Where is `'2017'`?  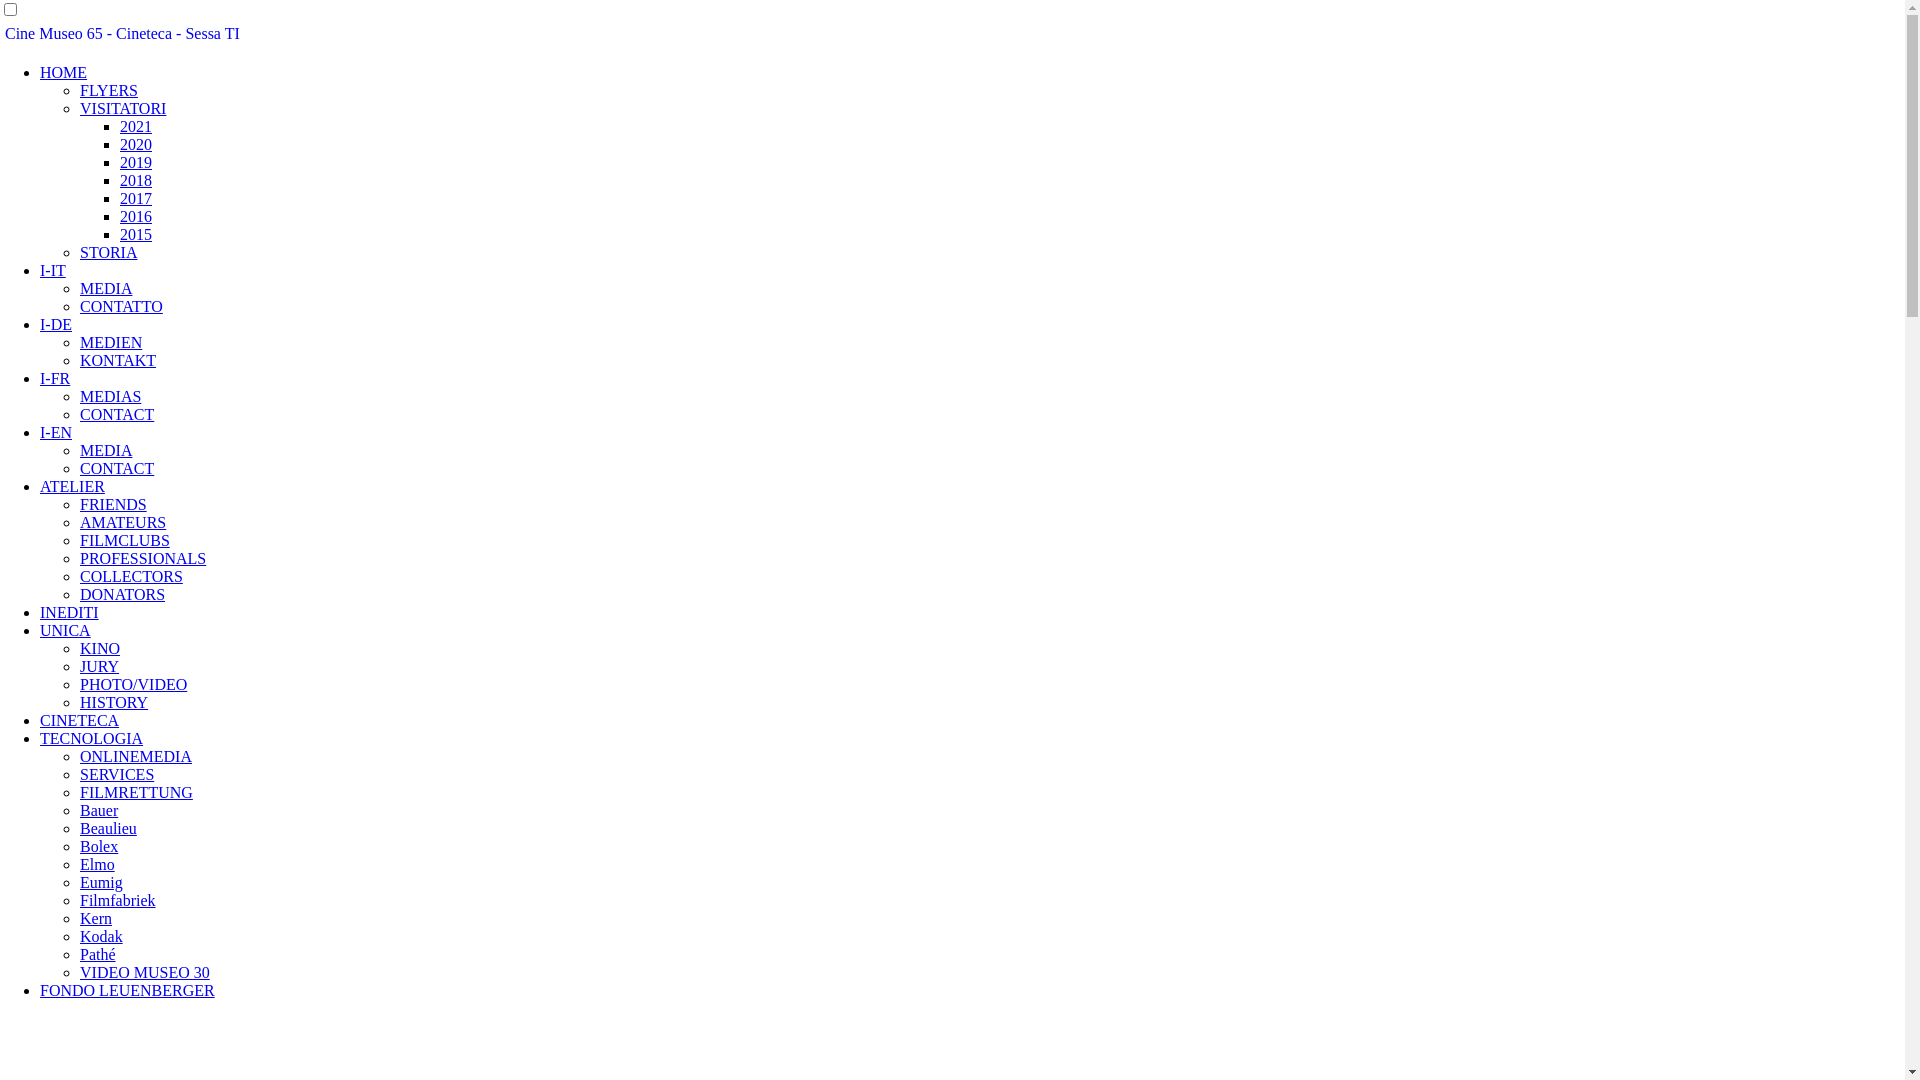
'2017' is located at coordinates (134, 198).